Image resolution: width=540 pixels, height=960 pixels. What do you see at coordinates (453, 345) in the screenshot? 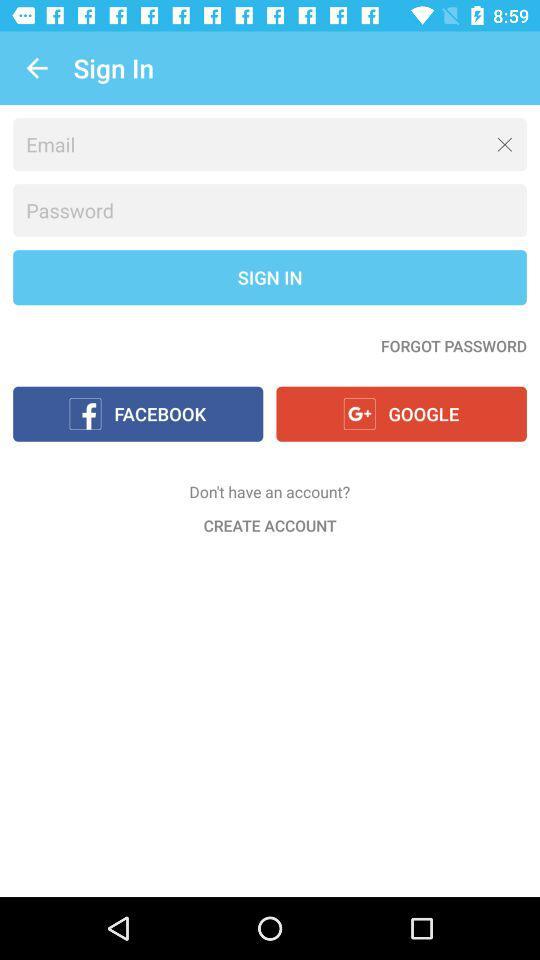
I see `forgot password` at bounding box center [453, 345].